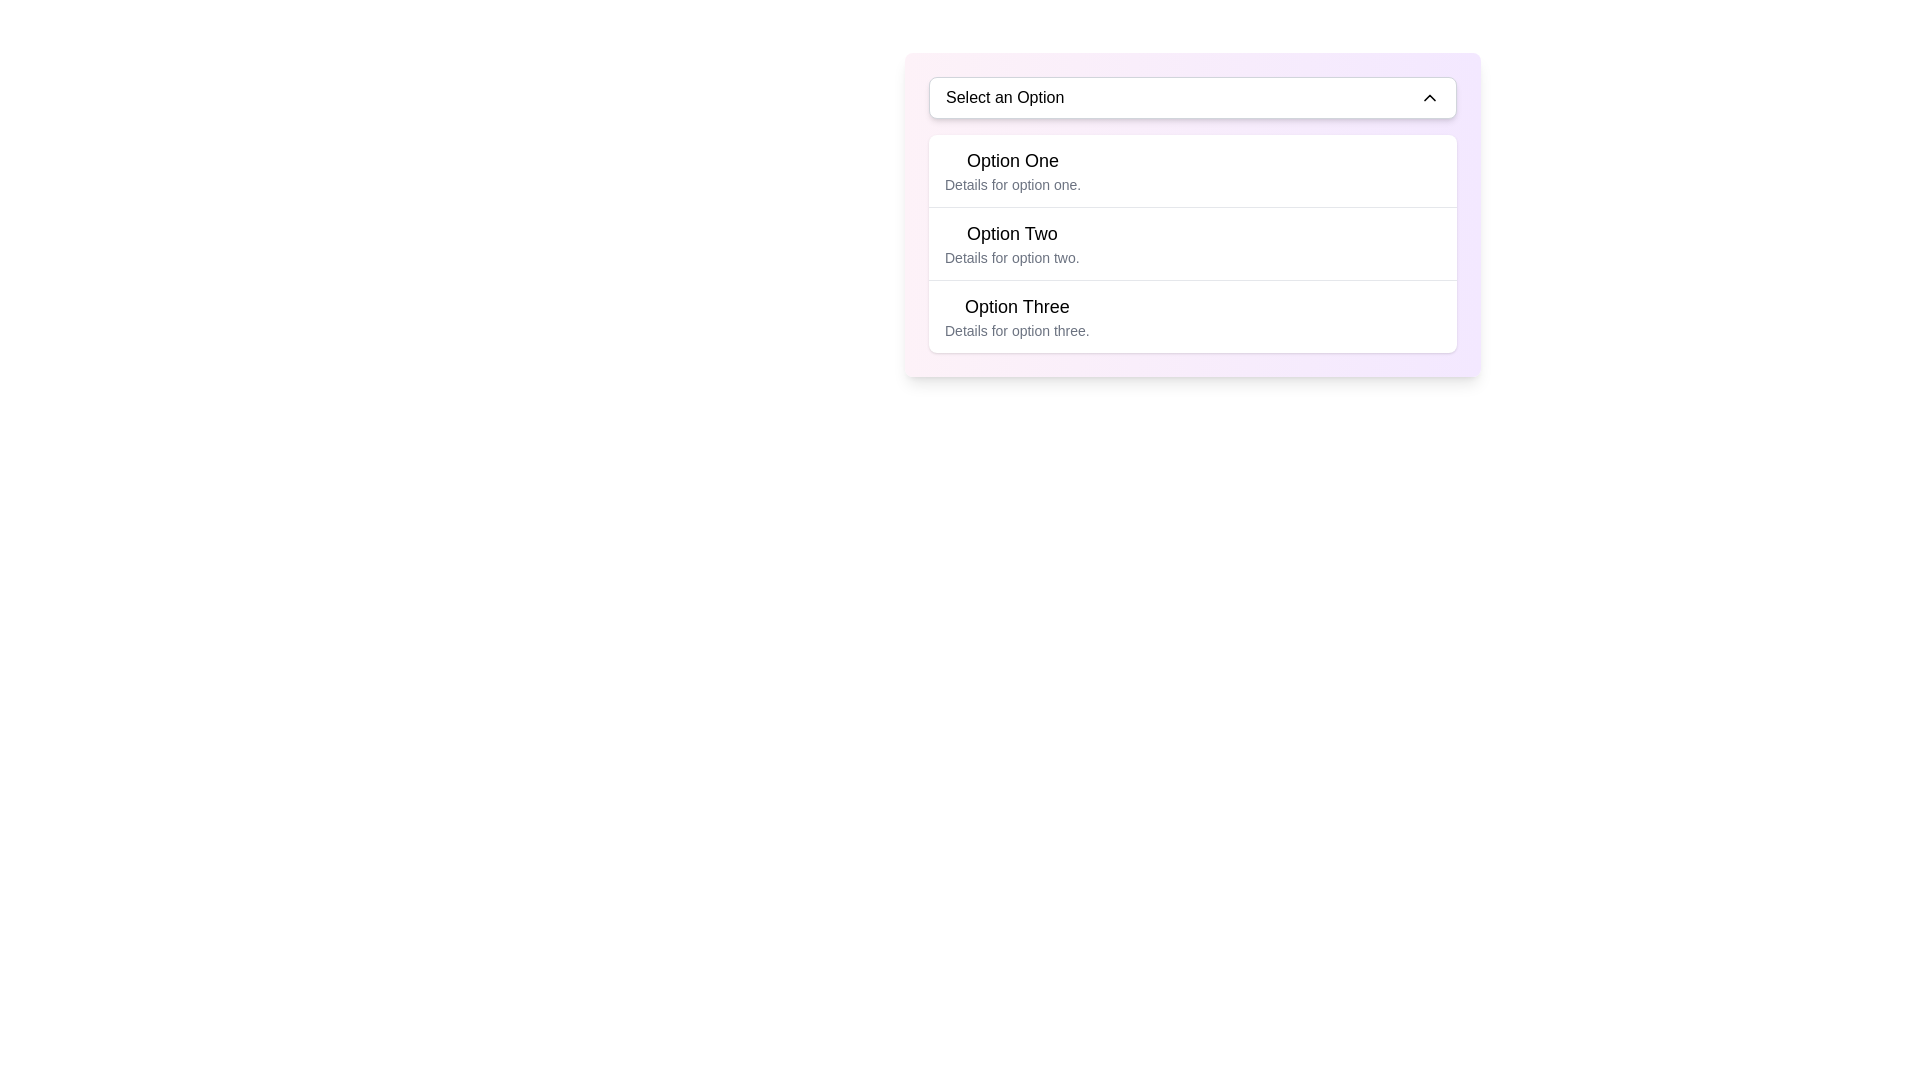 The image size is (1920, 1080). I want to click on the static text label displaying 'Details for option three.' which is located below the 'Option Three' label in the dropdown interface, so click(1017, 330).